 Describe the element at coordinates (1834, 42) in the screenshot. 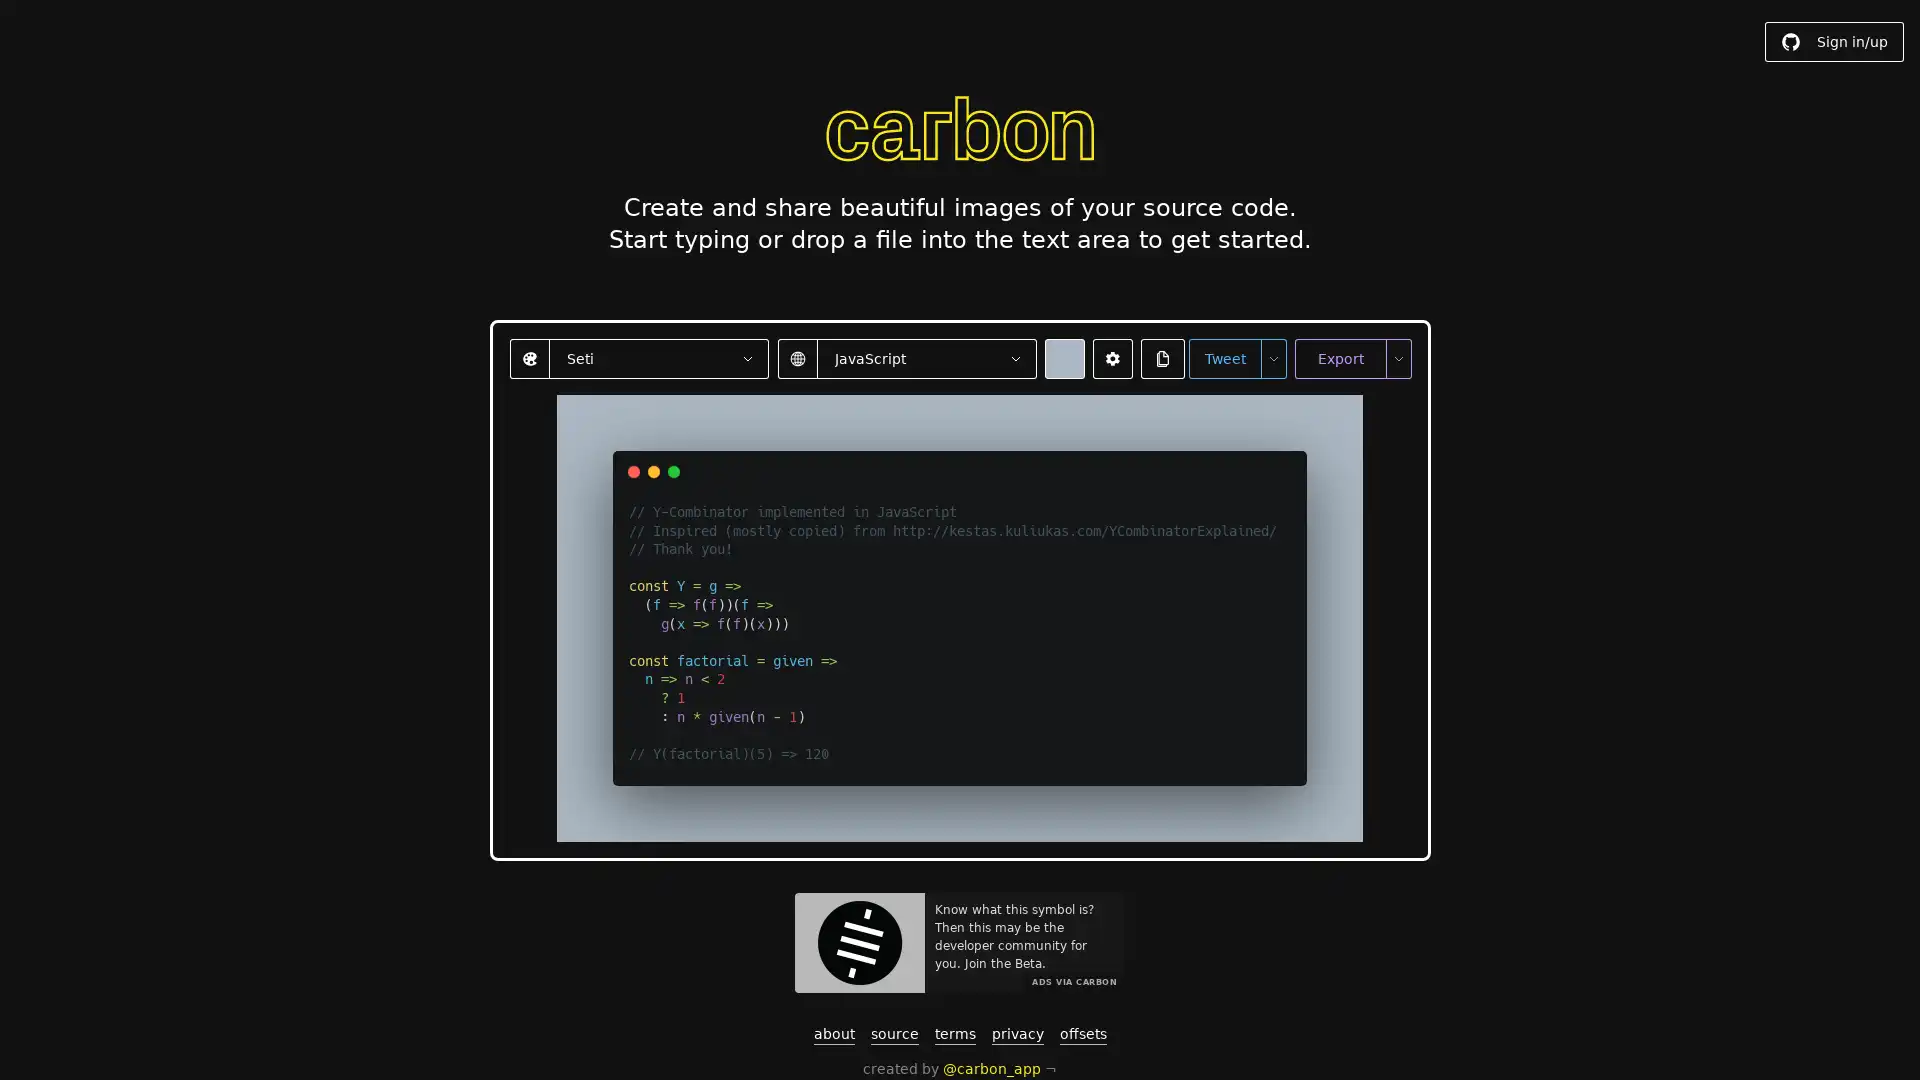

I see `GitHub Sign in/up` at that location.